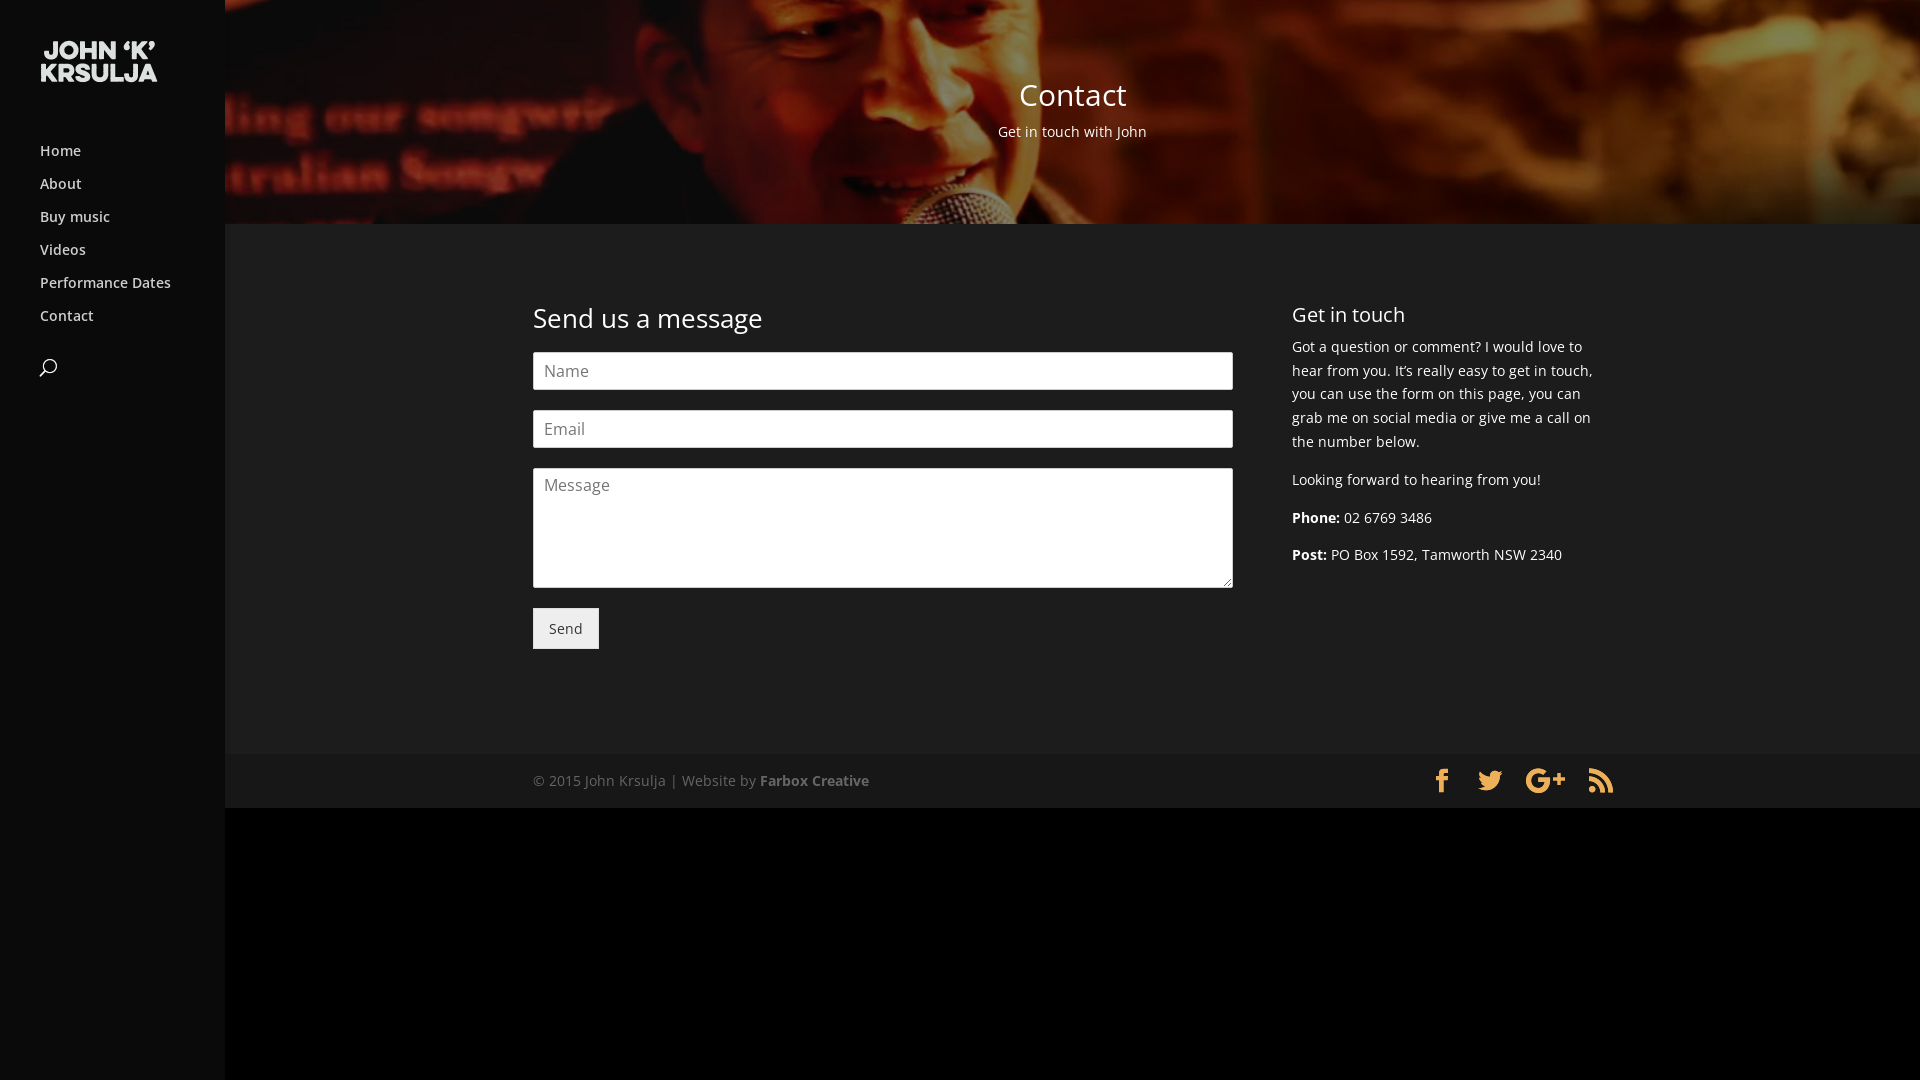 This screenshot has height=1080, width=1920. What do you see at coordinates (39, 324) in the screenshot?
I see `'Contact'` at bounding box center [39, 324].